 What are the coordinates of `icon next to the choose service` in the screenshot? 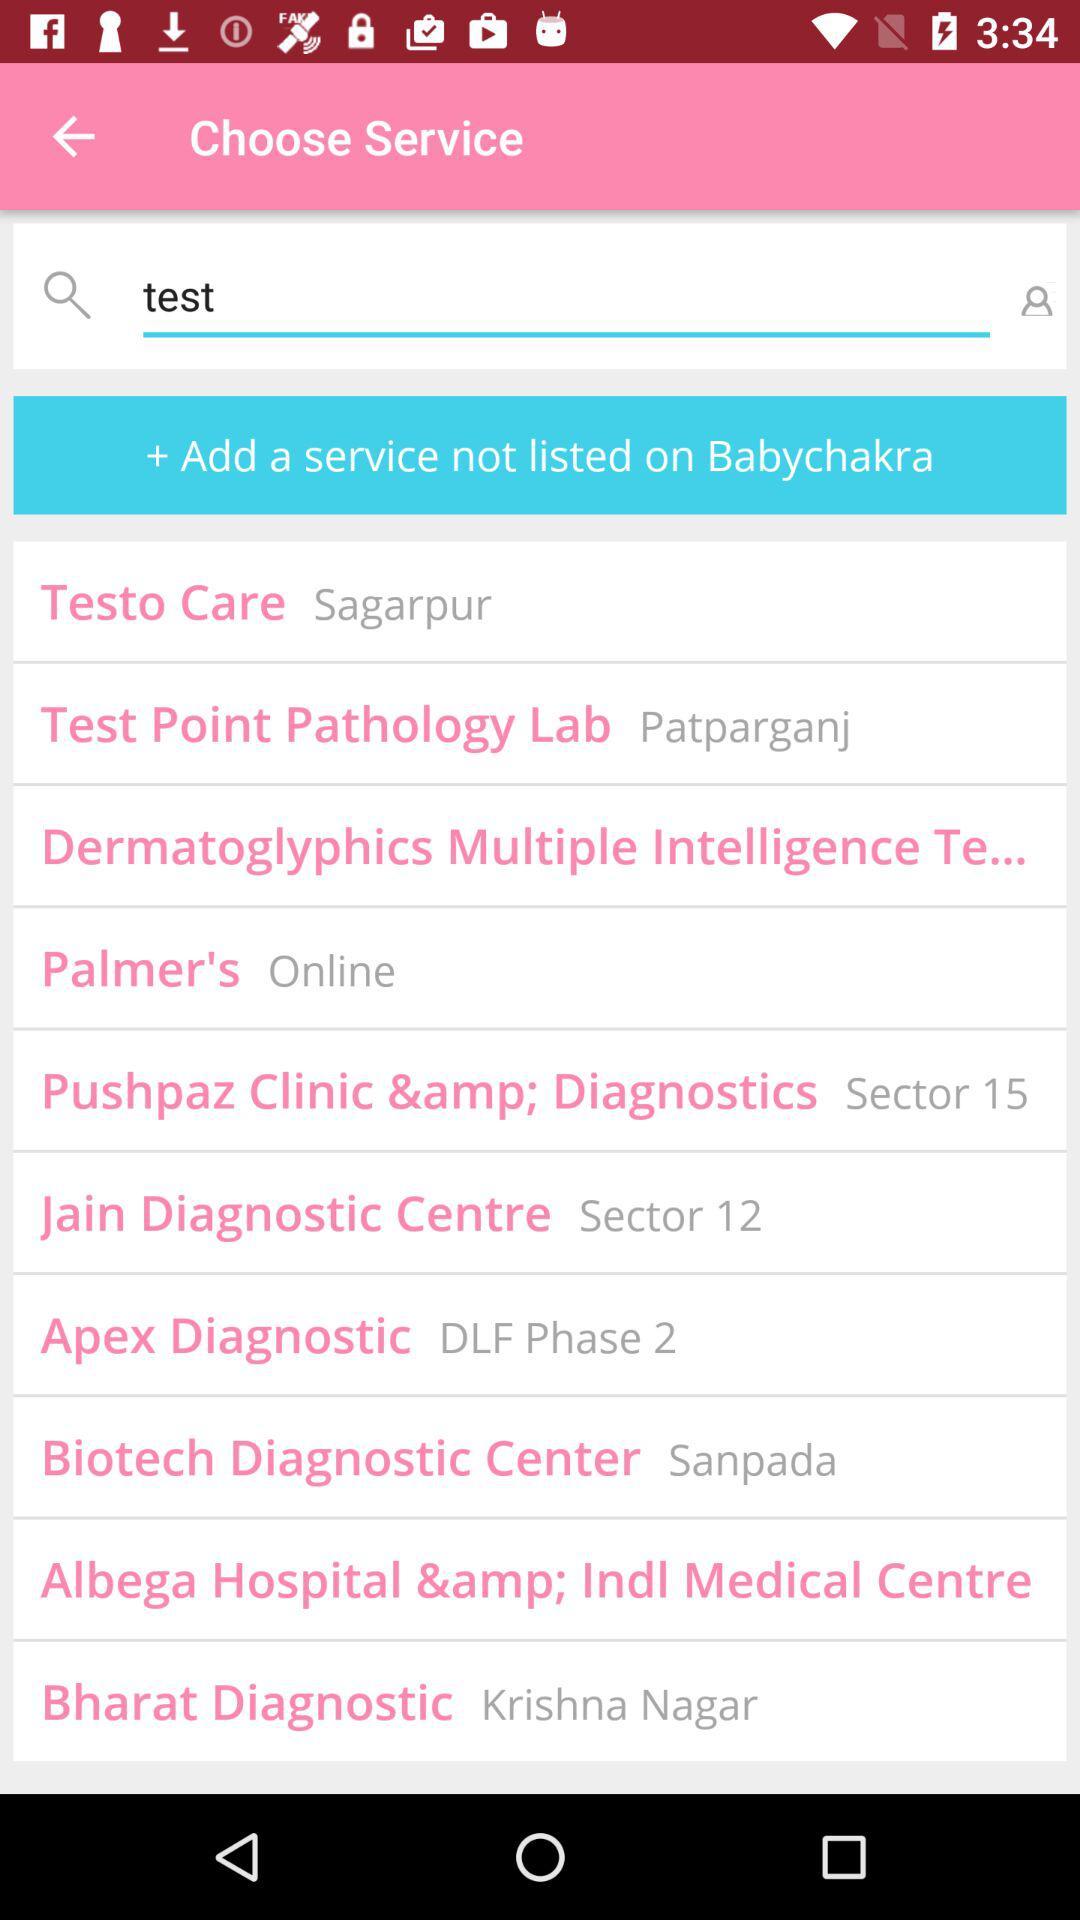 It's located at (72, 135).